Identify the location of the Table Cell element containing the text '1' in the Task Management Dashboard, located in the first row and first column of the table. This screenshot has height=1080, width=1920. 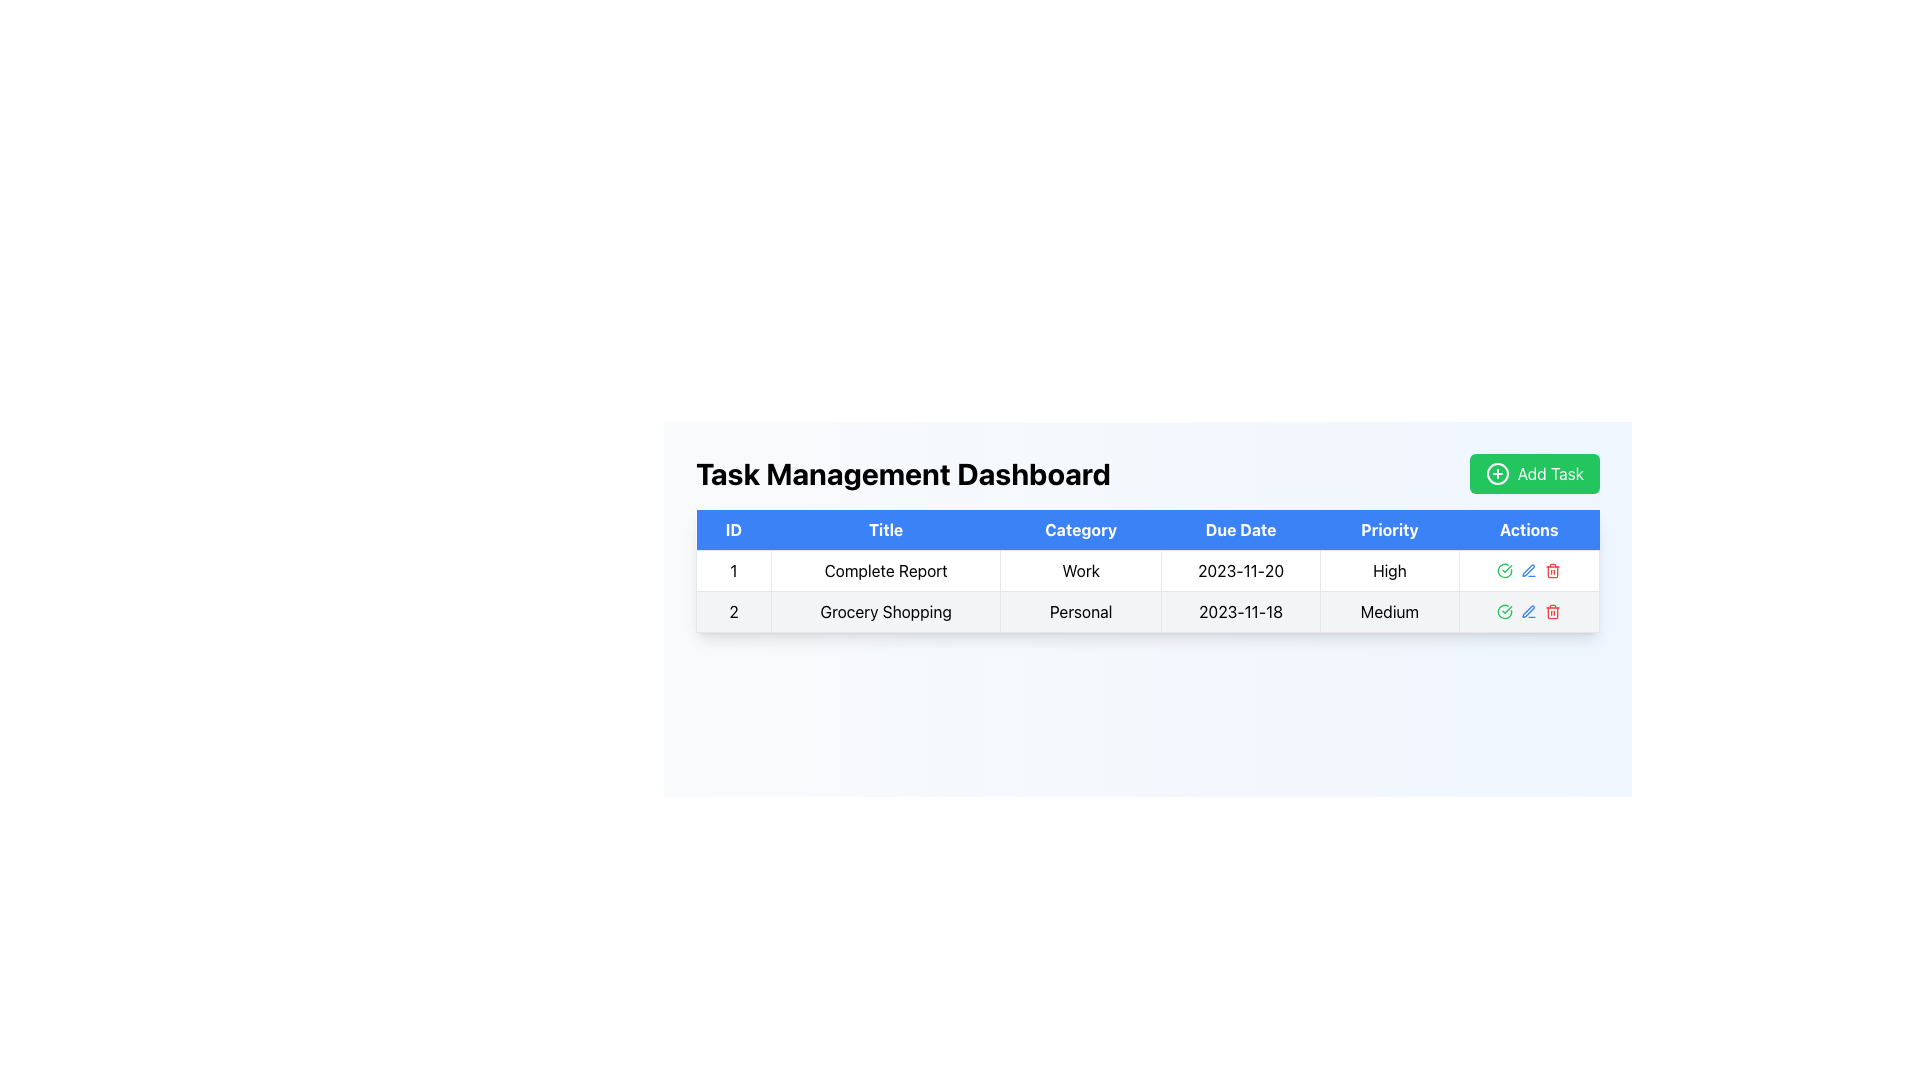
(733, 570).